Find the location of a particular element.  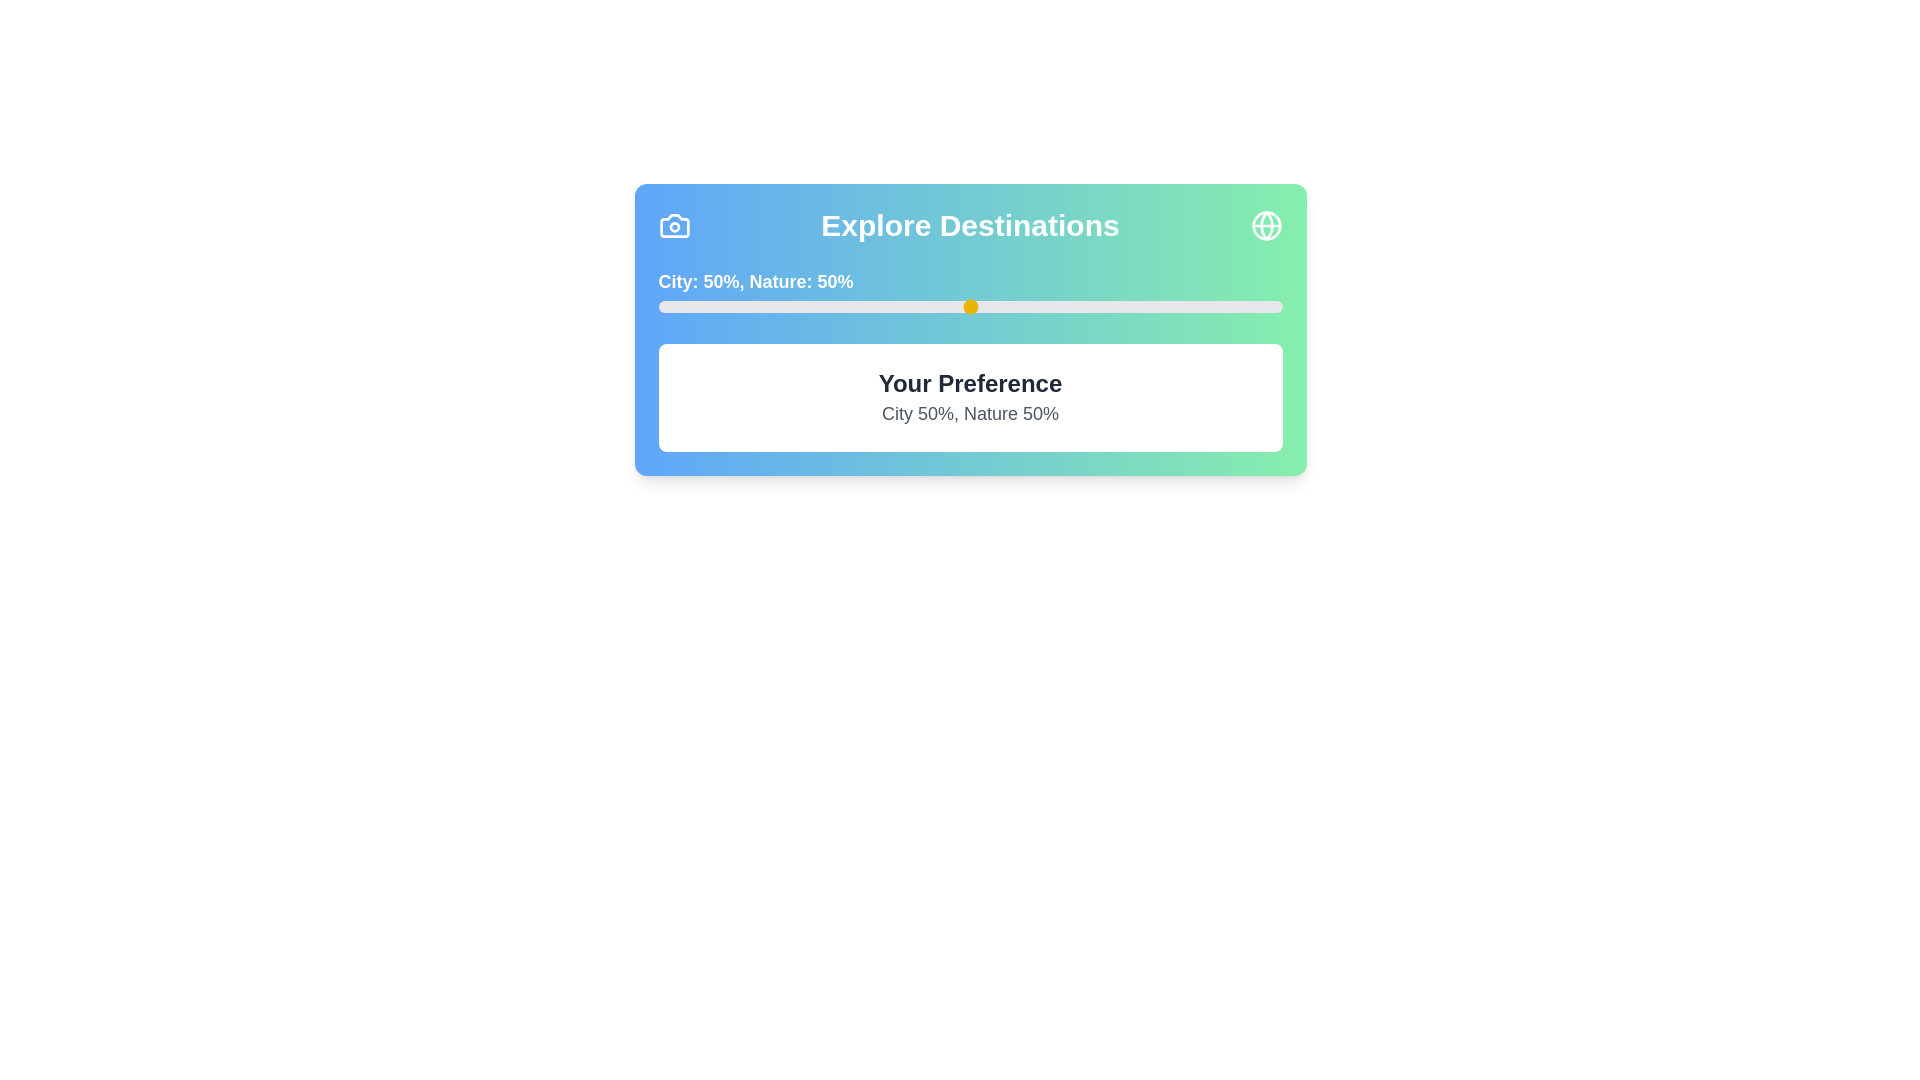

the slider to set the Nature preference to 90% is located at coordinates (1219, 307).